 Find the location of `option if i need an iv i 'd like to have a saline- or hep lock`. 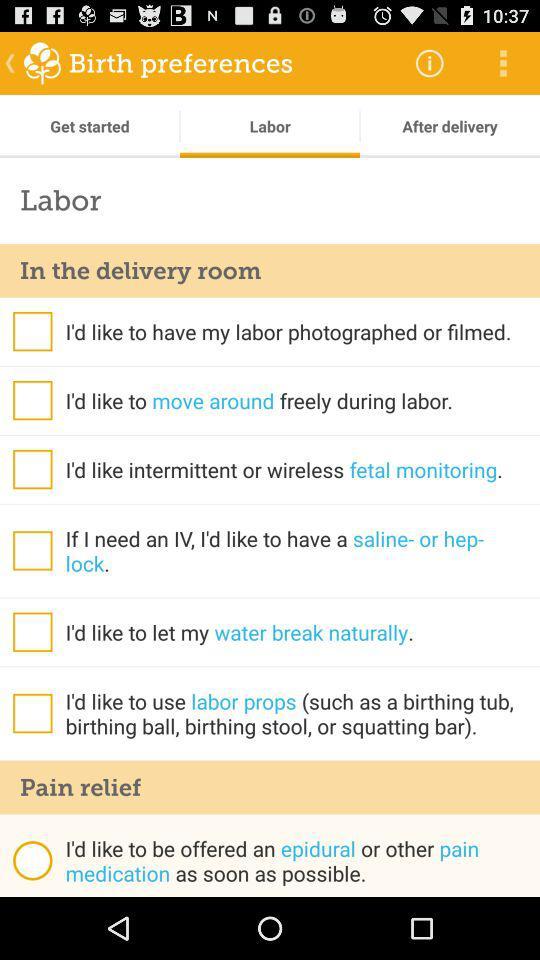

option if i need an iv i 'd like to have a saline- or hep lock is located at coordinates (31, 550).